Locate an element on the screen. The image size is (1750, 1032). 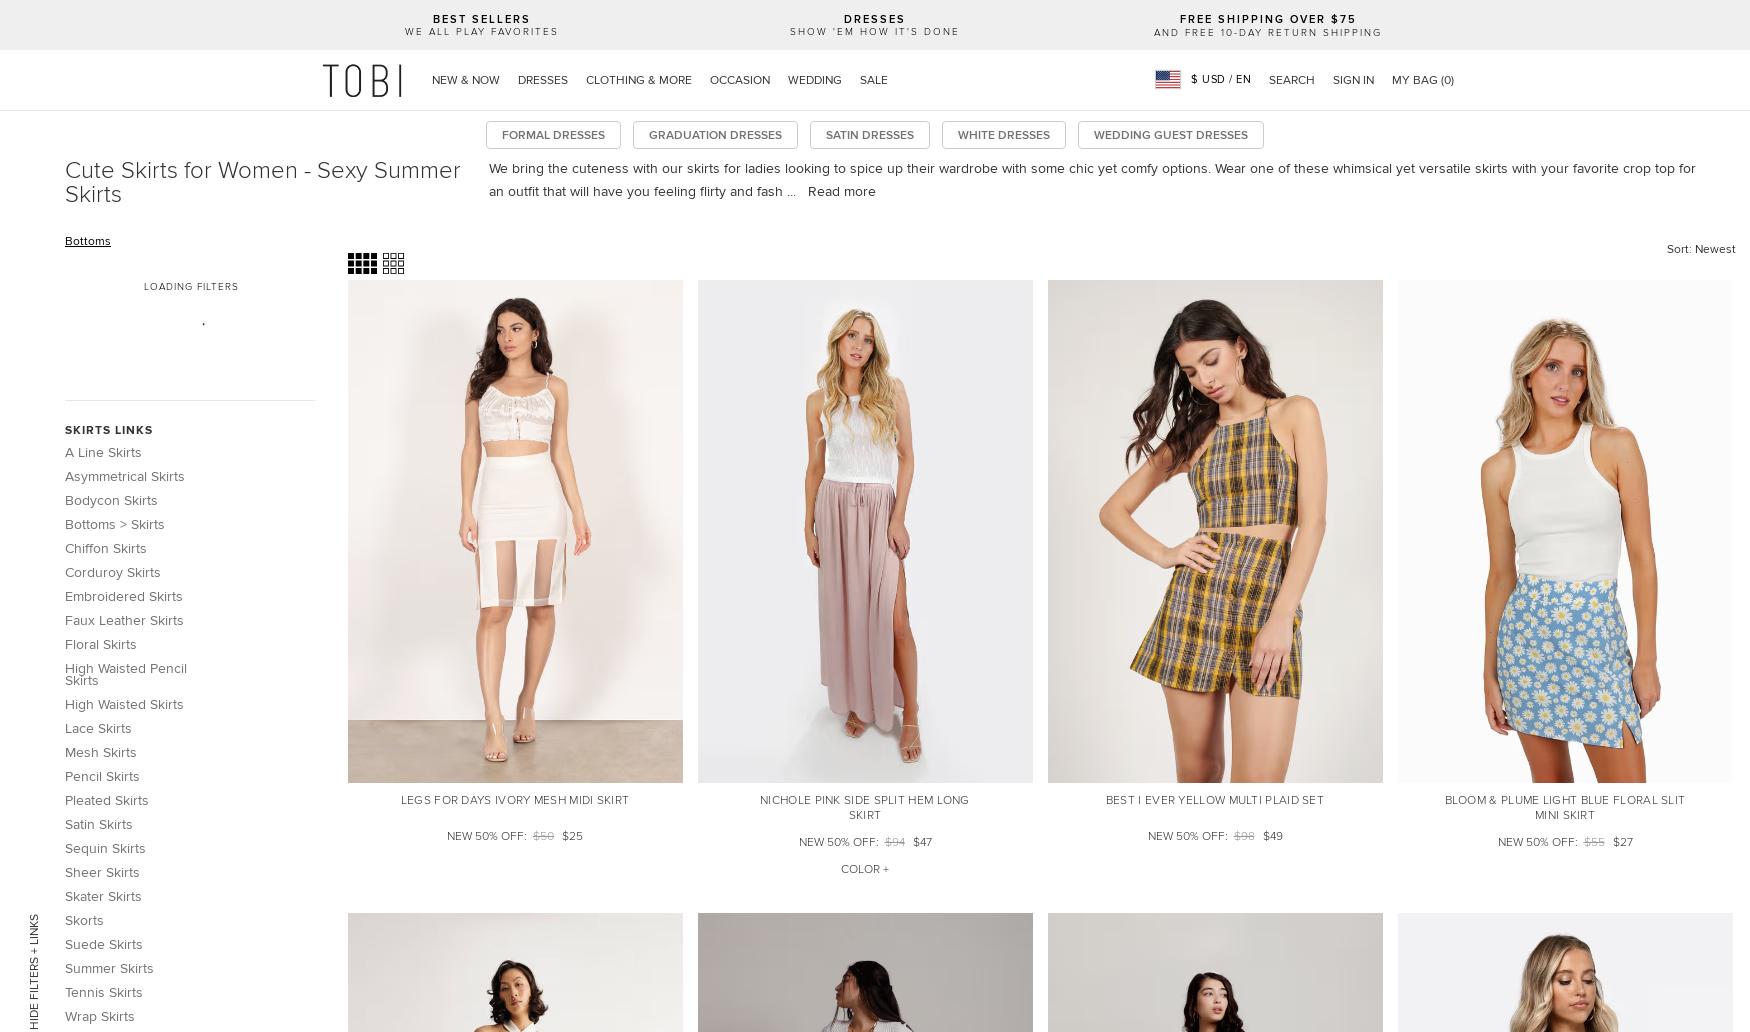
'Bloom & Plume Light Blue Floral Slit Mini Skirt' is located at coordinates (1443, 807).